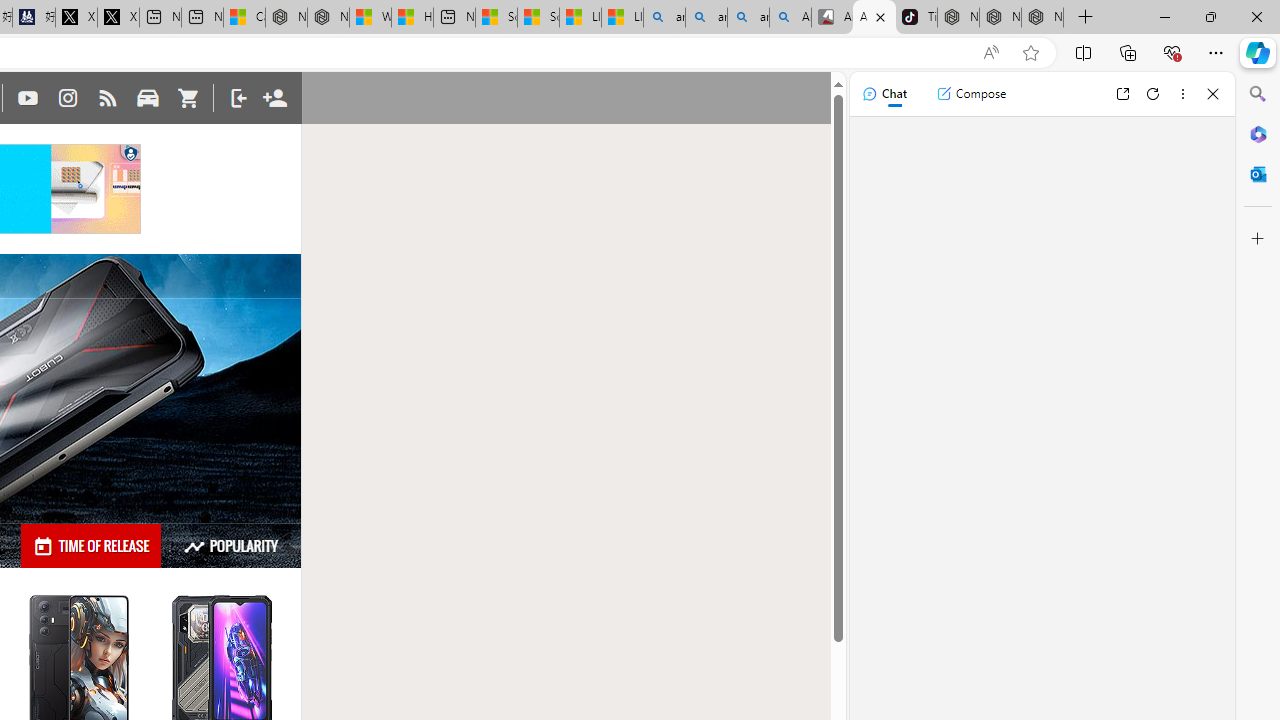  What do you see at coordinates (1000, 17) in the screenshot?
I see `'Nordace Siena Pro 15 Backpack'` at bounding box center [1000, 17].